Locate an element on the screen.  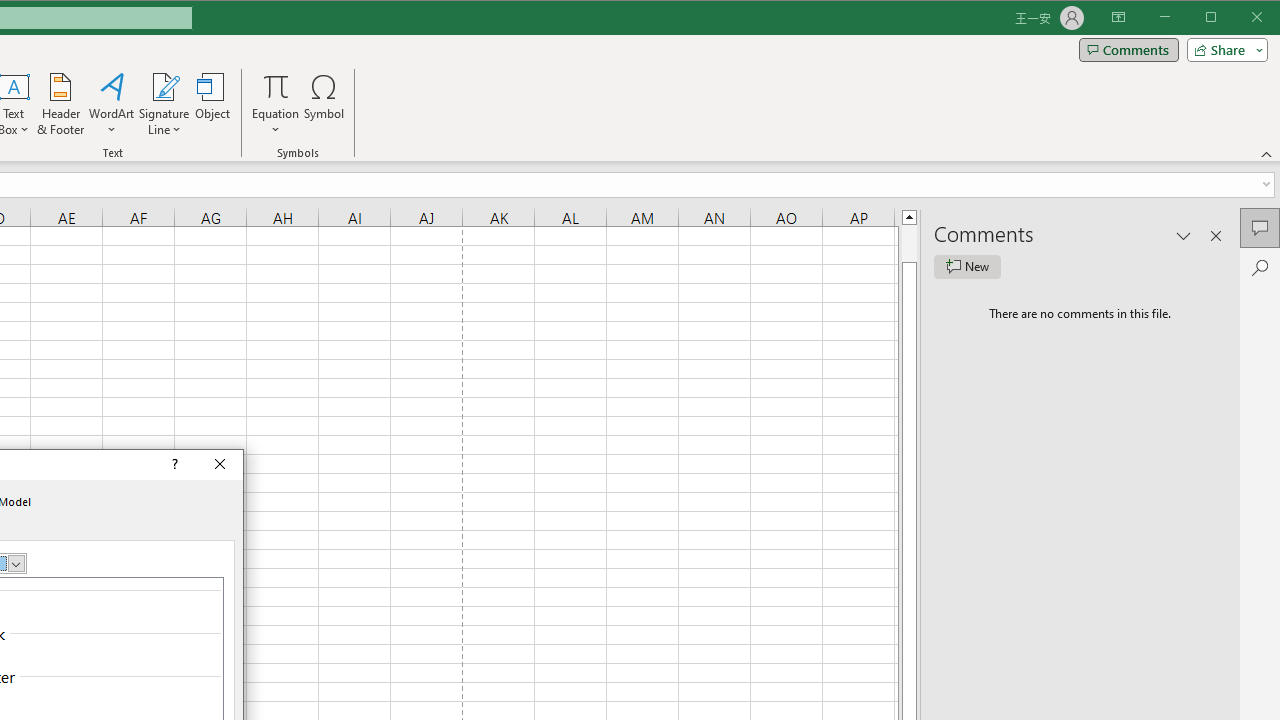
'WordArt' is located at coordinates (111, 104).